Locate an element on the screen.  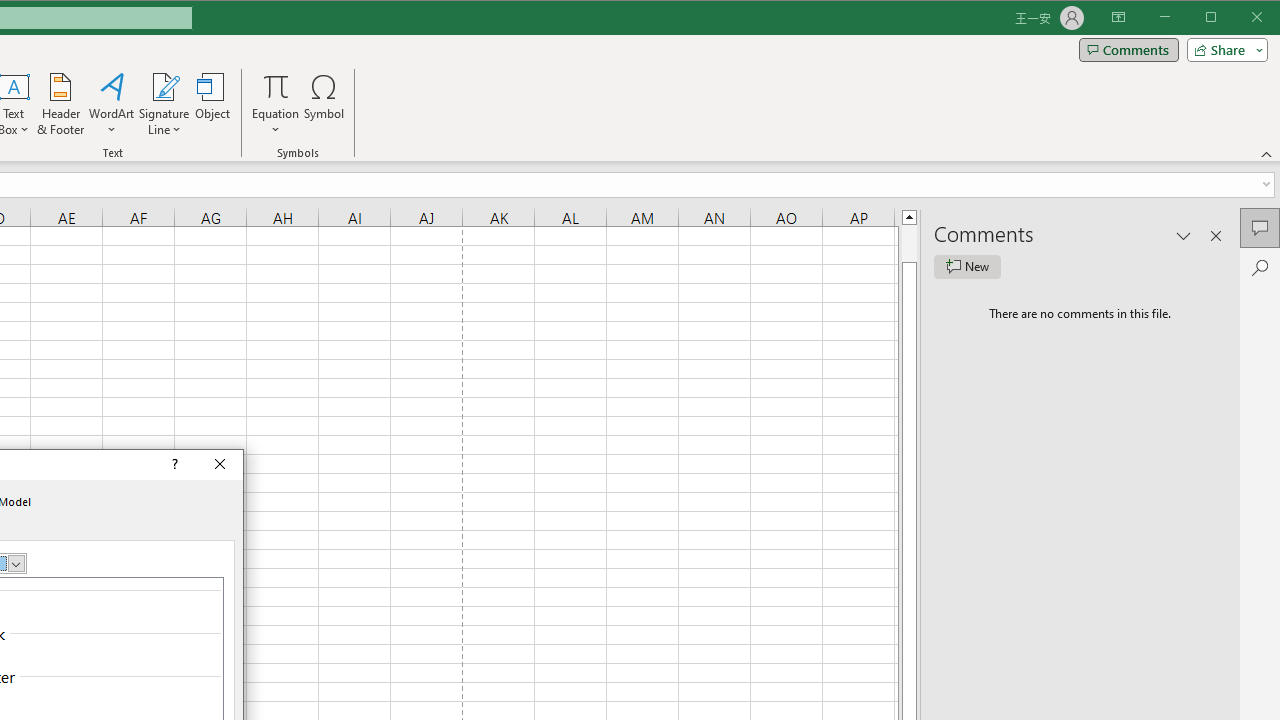
'WordArt' is located at coordinates (111, 104).